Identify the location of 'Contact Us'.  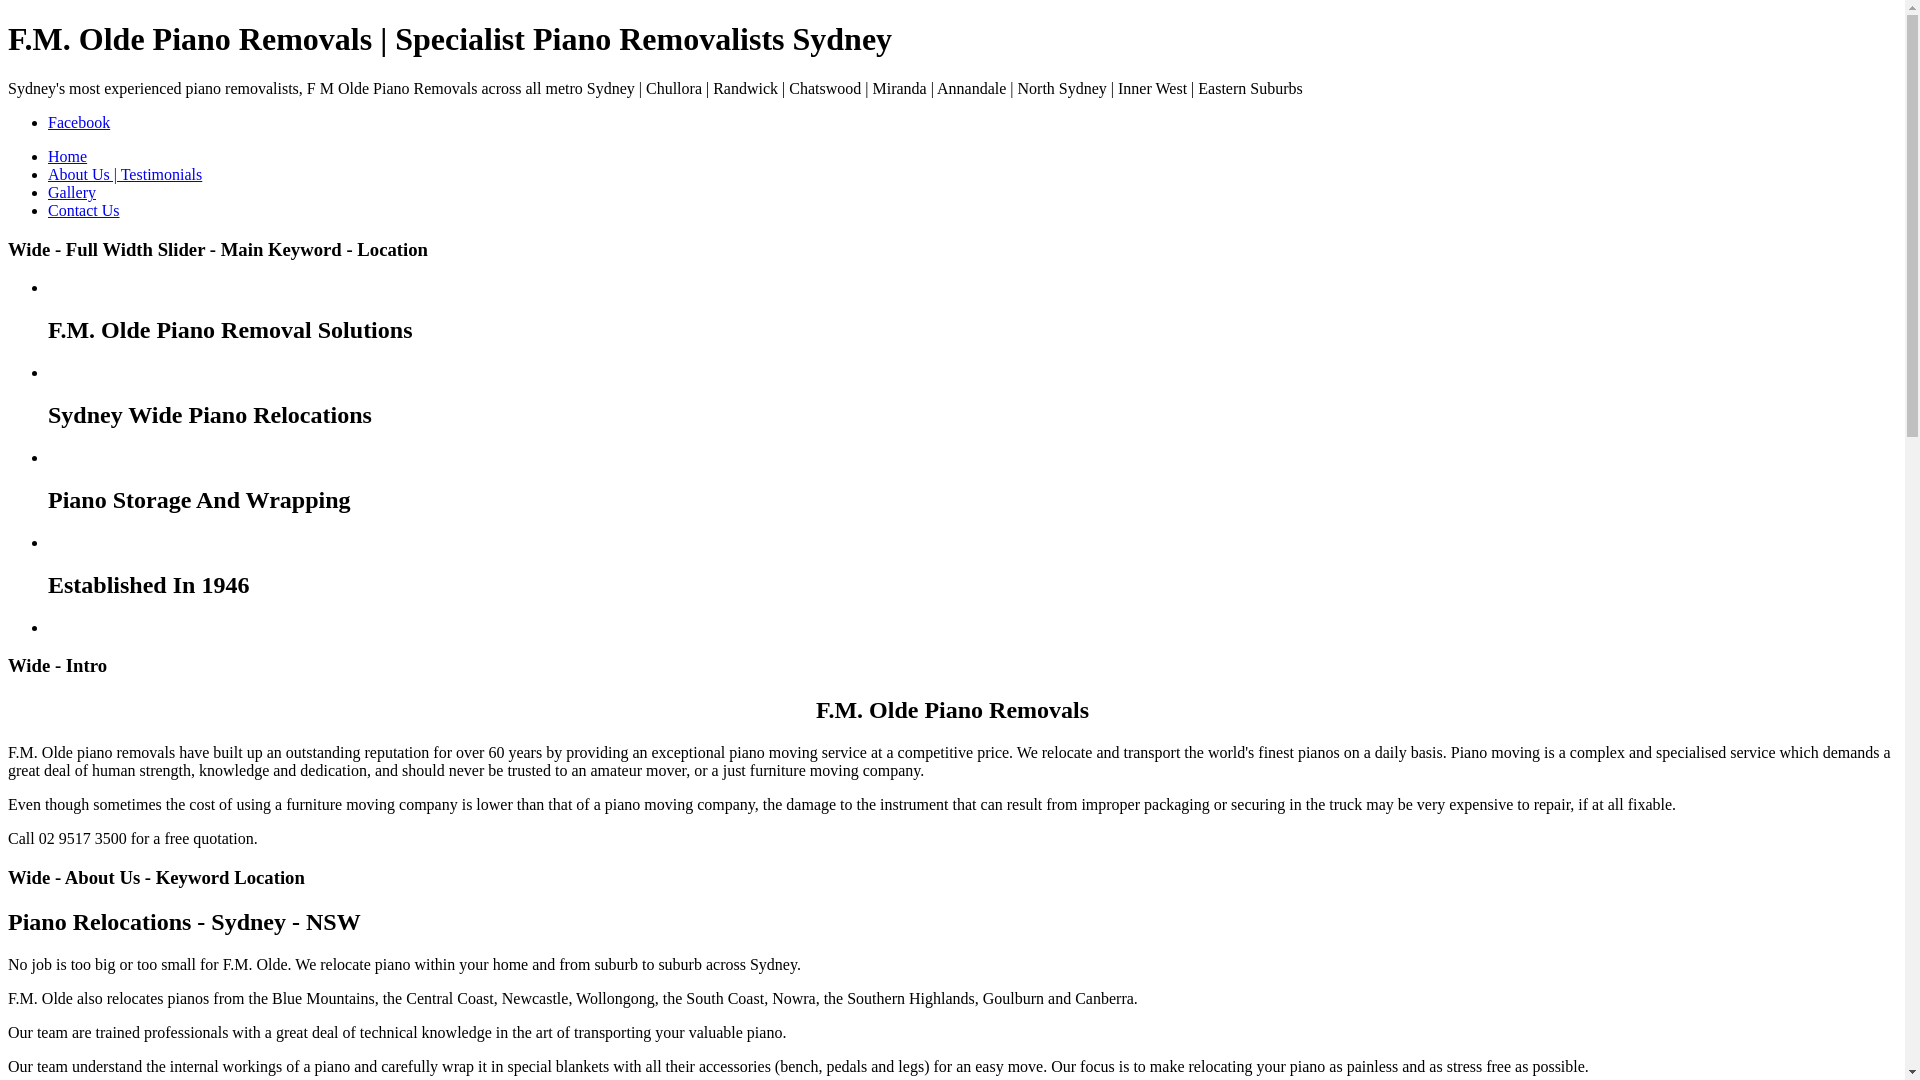
(82, 210).